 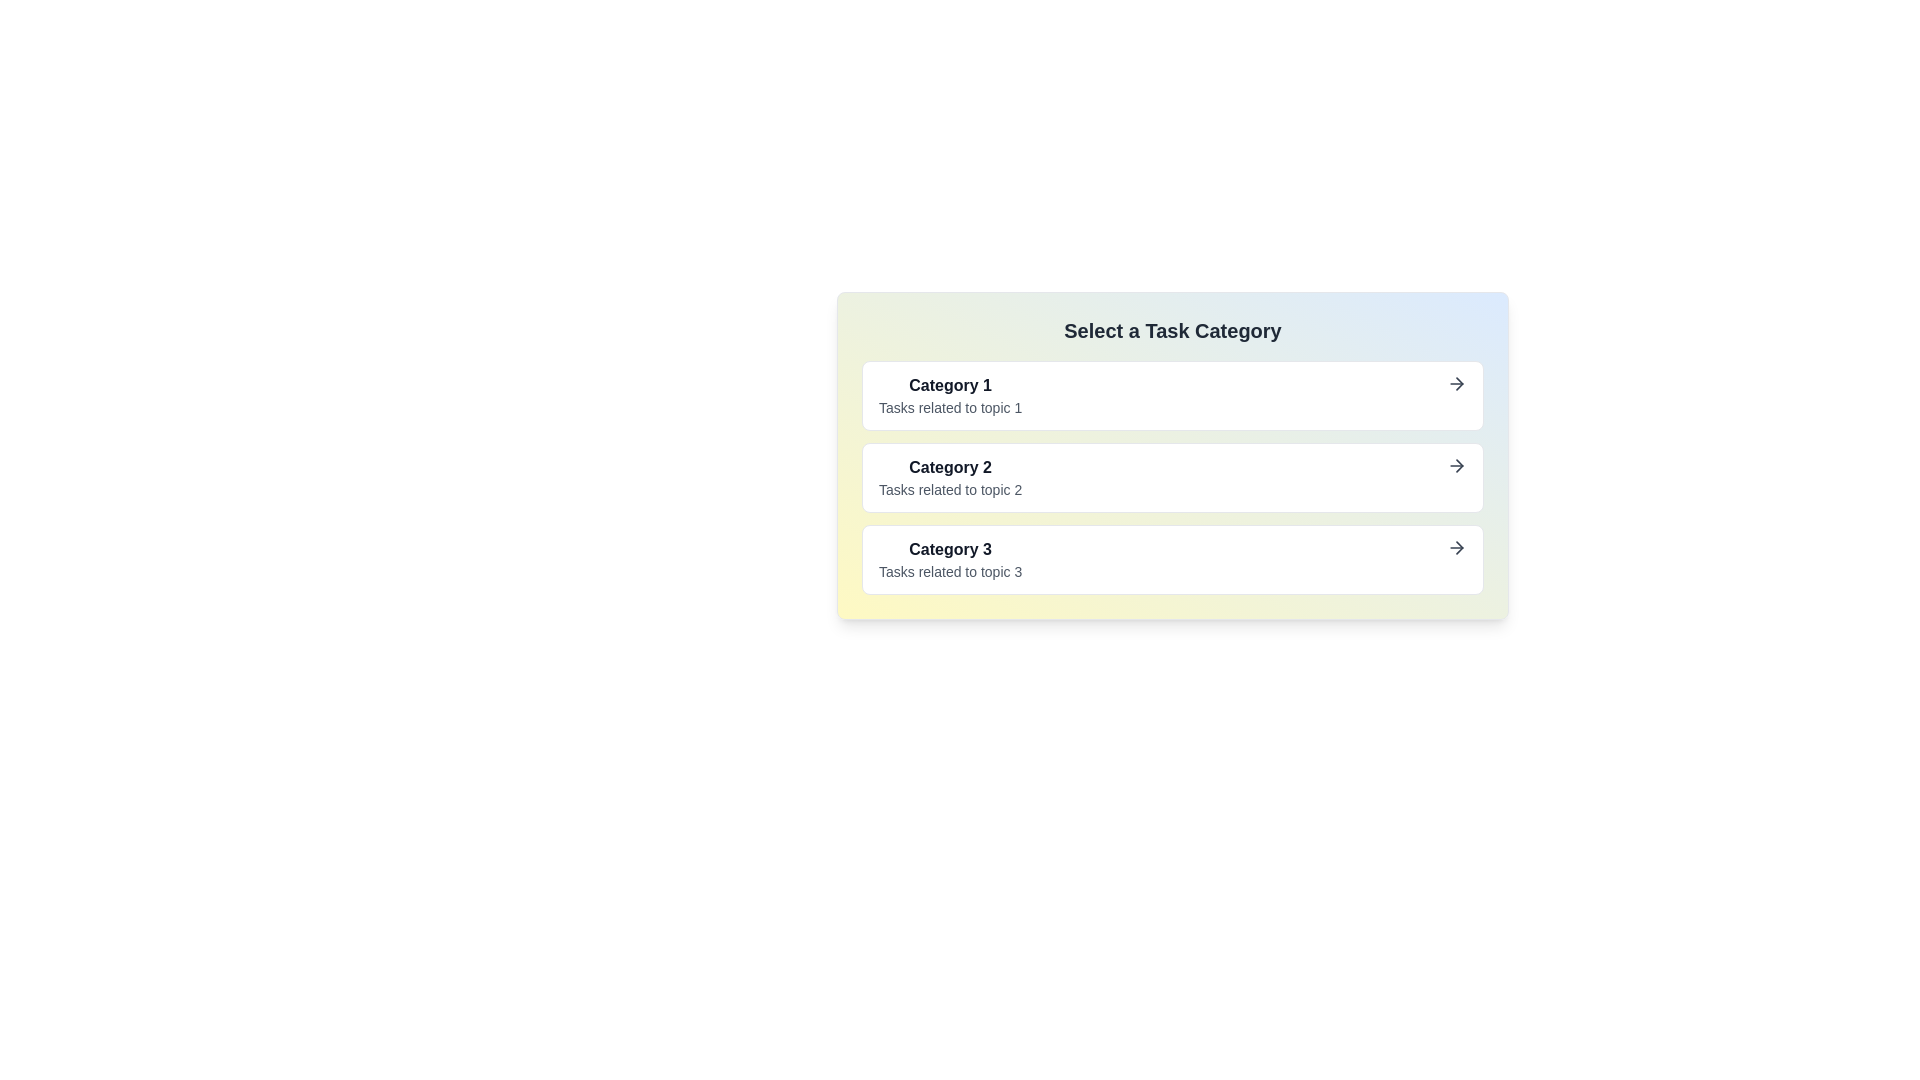 What do you see at coordinates (1457, 547) in the screenshot?
I see `the right-pointing arrow icon located at the rightmost side of the horizontally-aligned interface group for 'Category 3 - Tasks related to topic 3'` at bounding box center [1457, 547].